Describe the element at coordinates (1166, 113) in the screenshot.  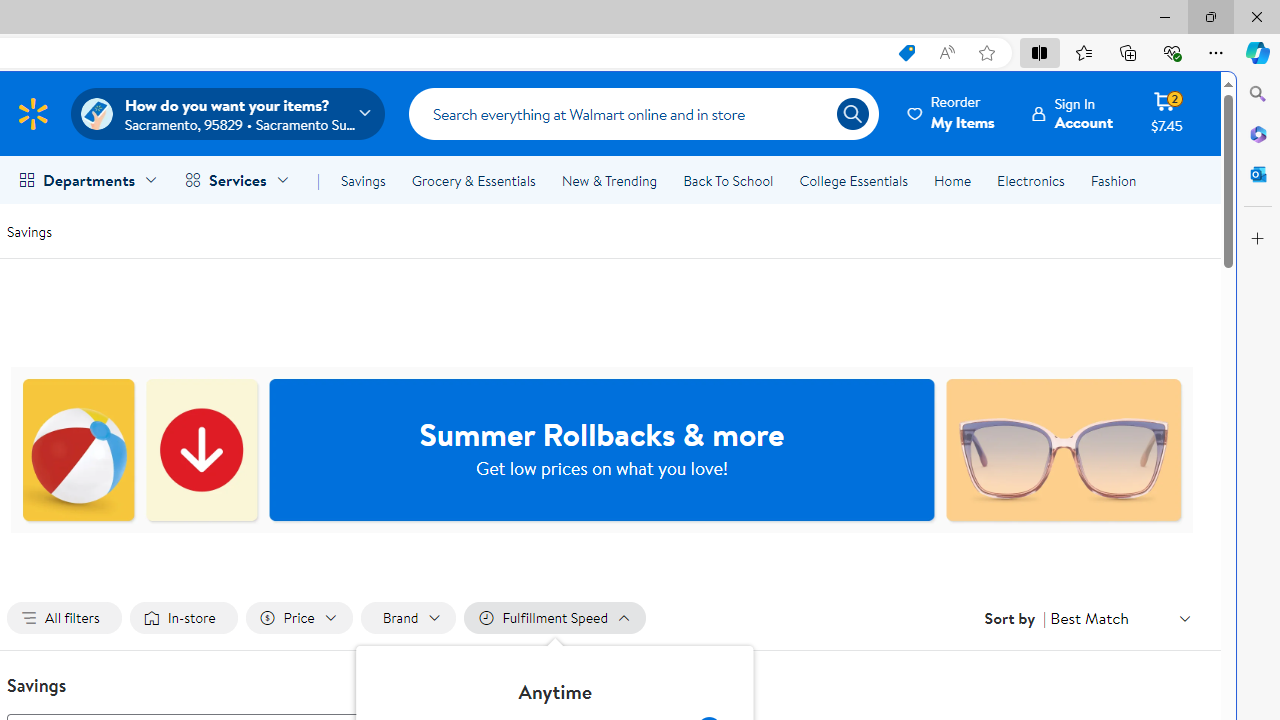
I see `'Cart contains 2 items Total Amount $7.45'` at that location.